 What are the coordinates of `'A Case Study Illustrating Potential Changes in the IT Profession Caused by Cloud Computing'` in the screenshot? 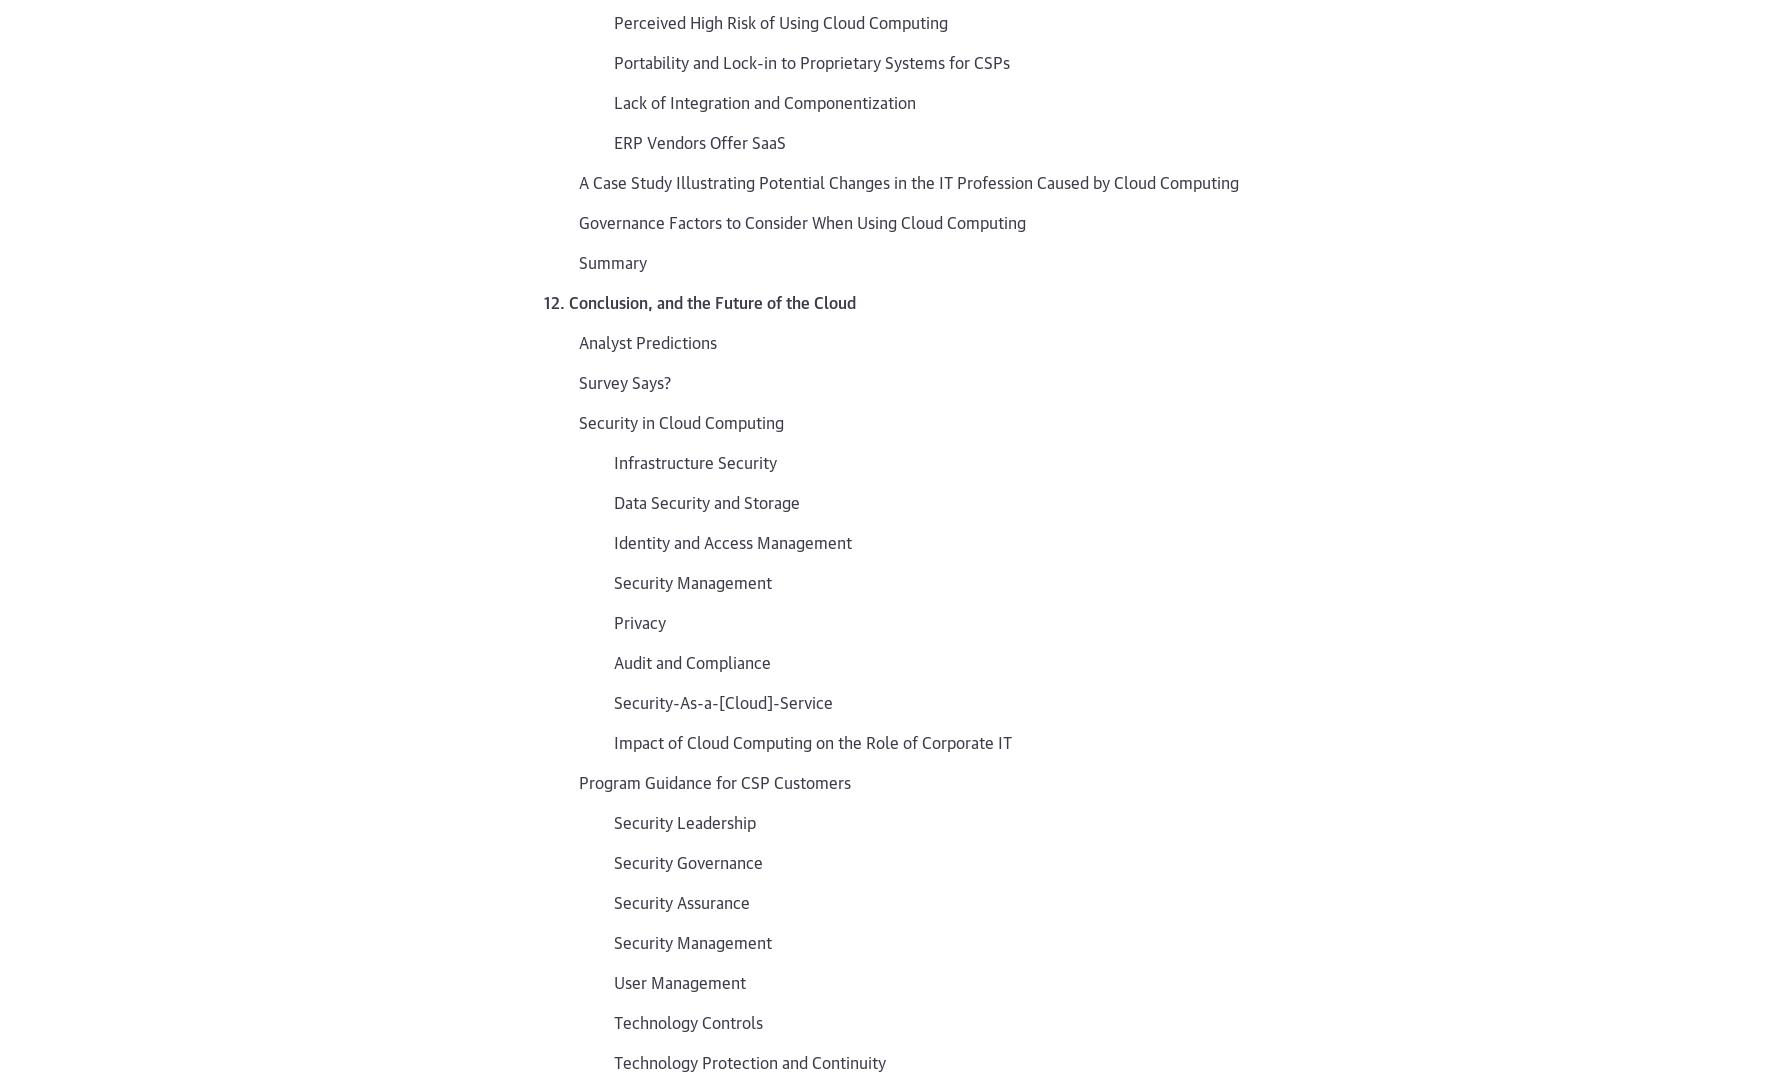 It's located at (907, 180).